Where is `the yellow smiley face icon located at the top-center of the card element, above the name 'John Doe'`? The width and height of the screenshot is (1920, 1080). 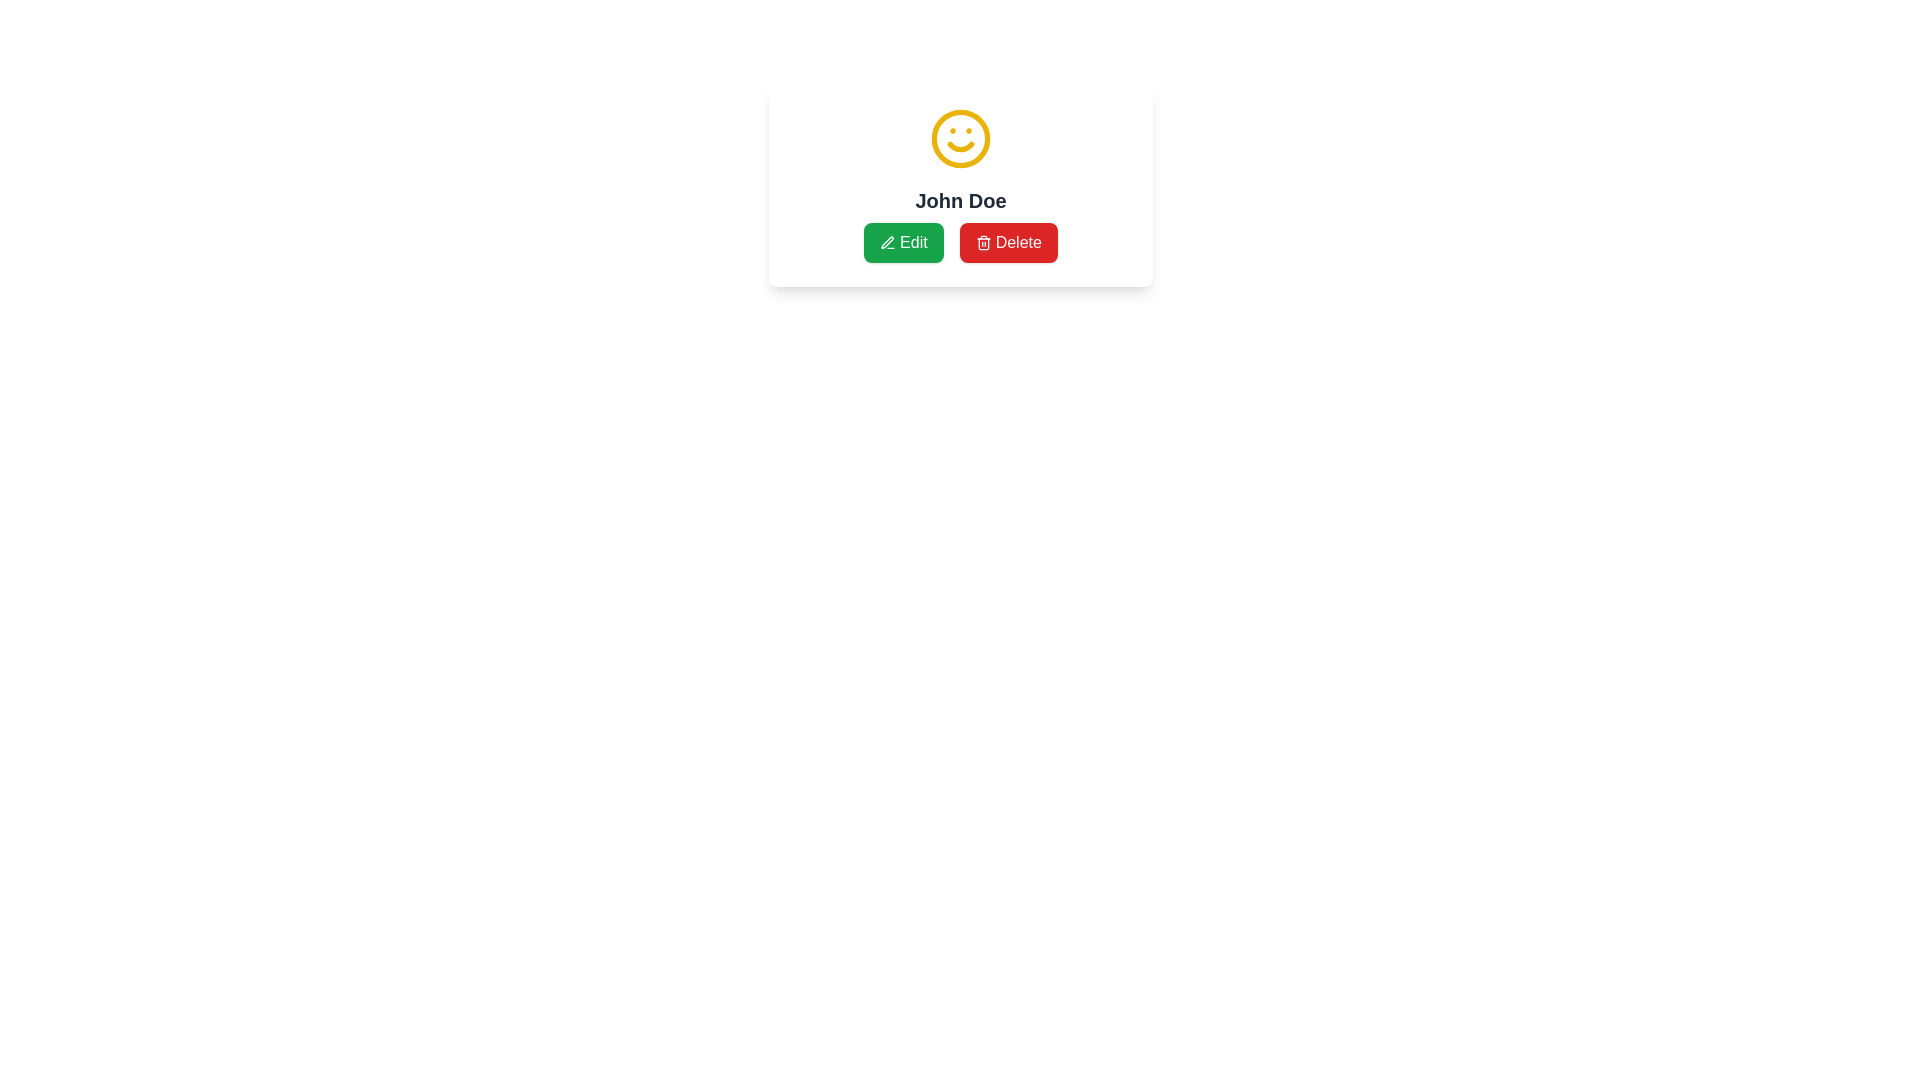
the yellow smiley face icon located at the top-center of the card element, above the name 'John Doe' is located at coordinates (960, 137).